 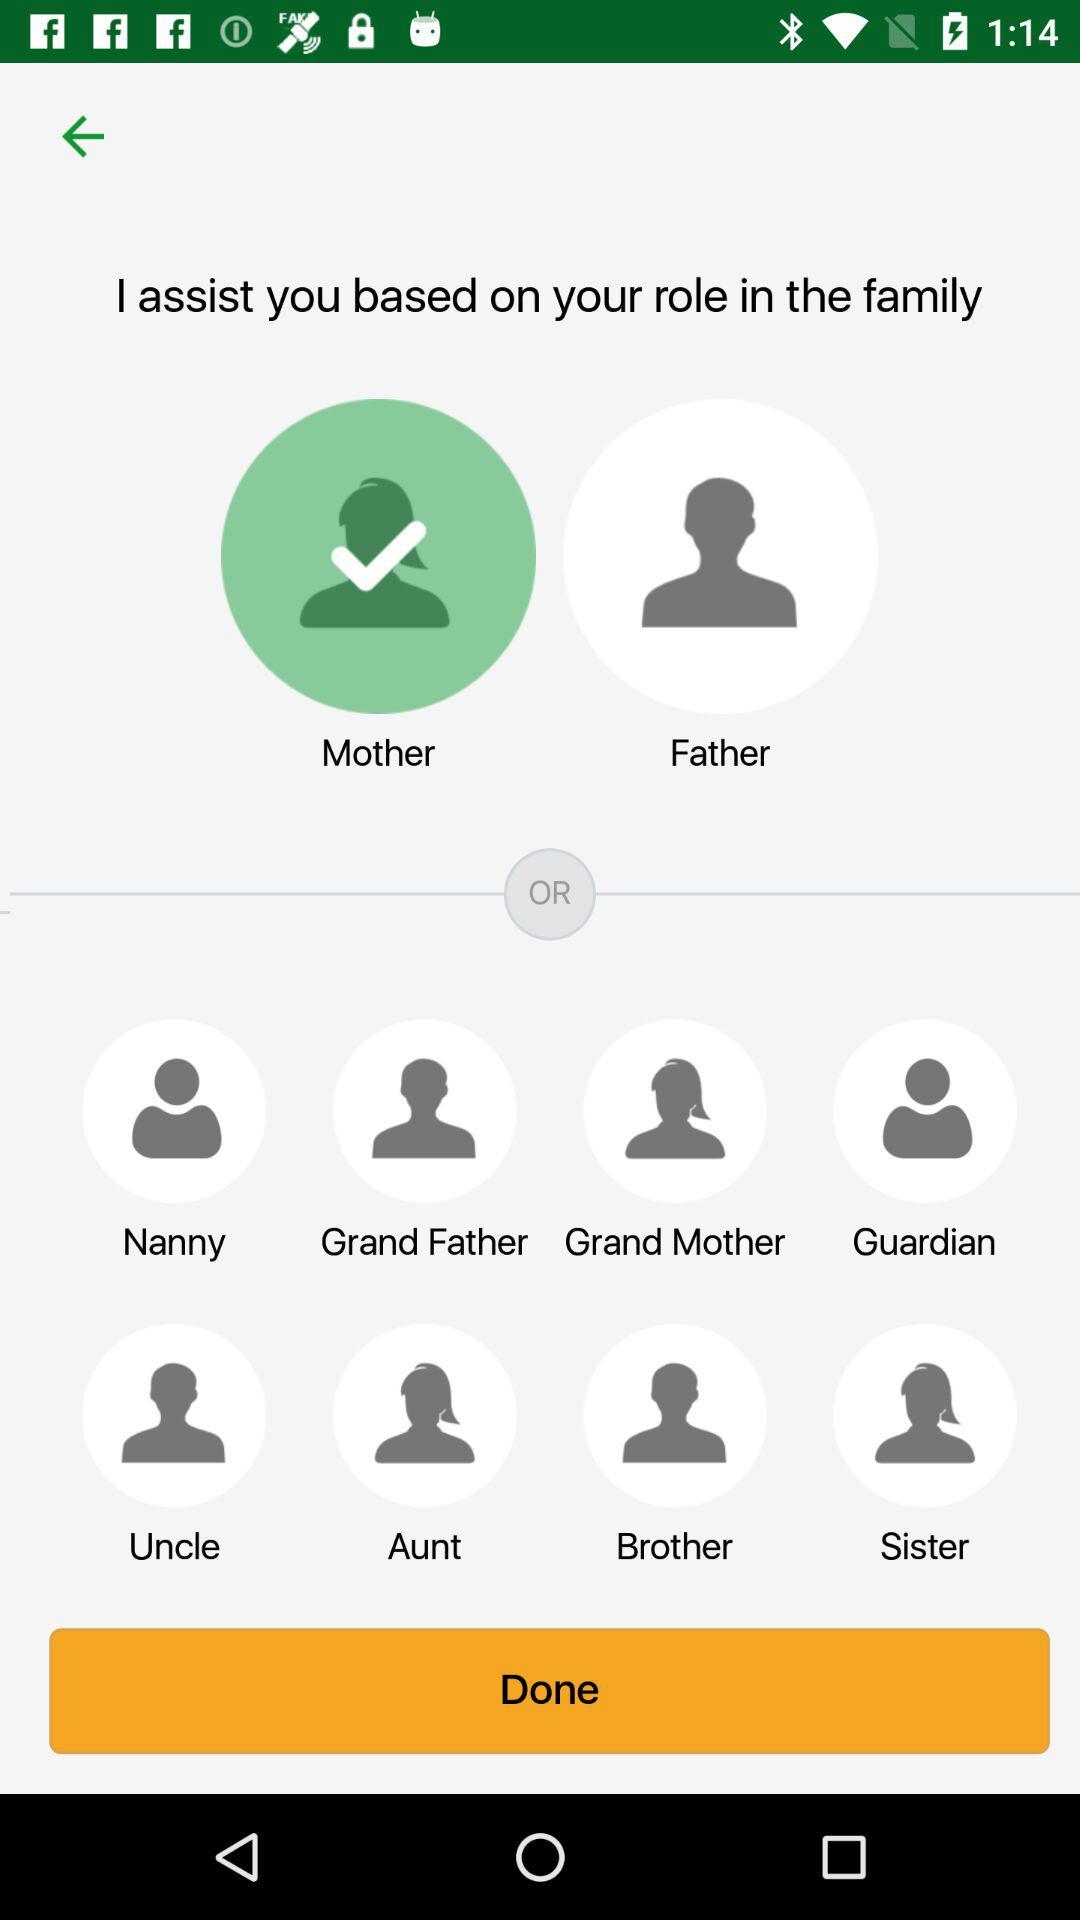 I want to click on the item to the right of grand mother icon, so click(x=915, y=1110).